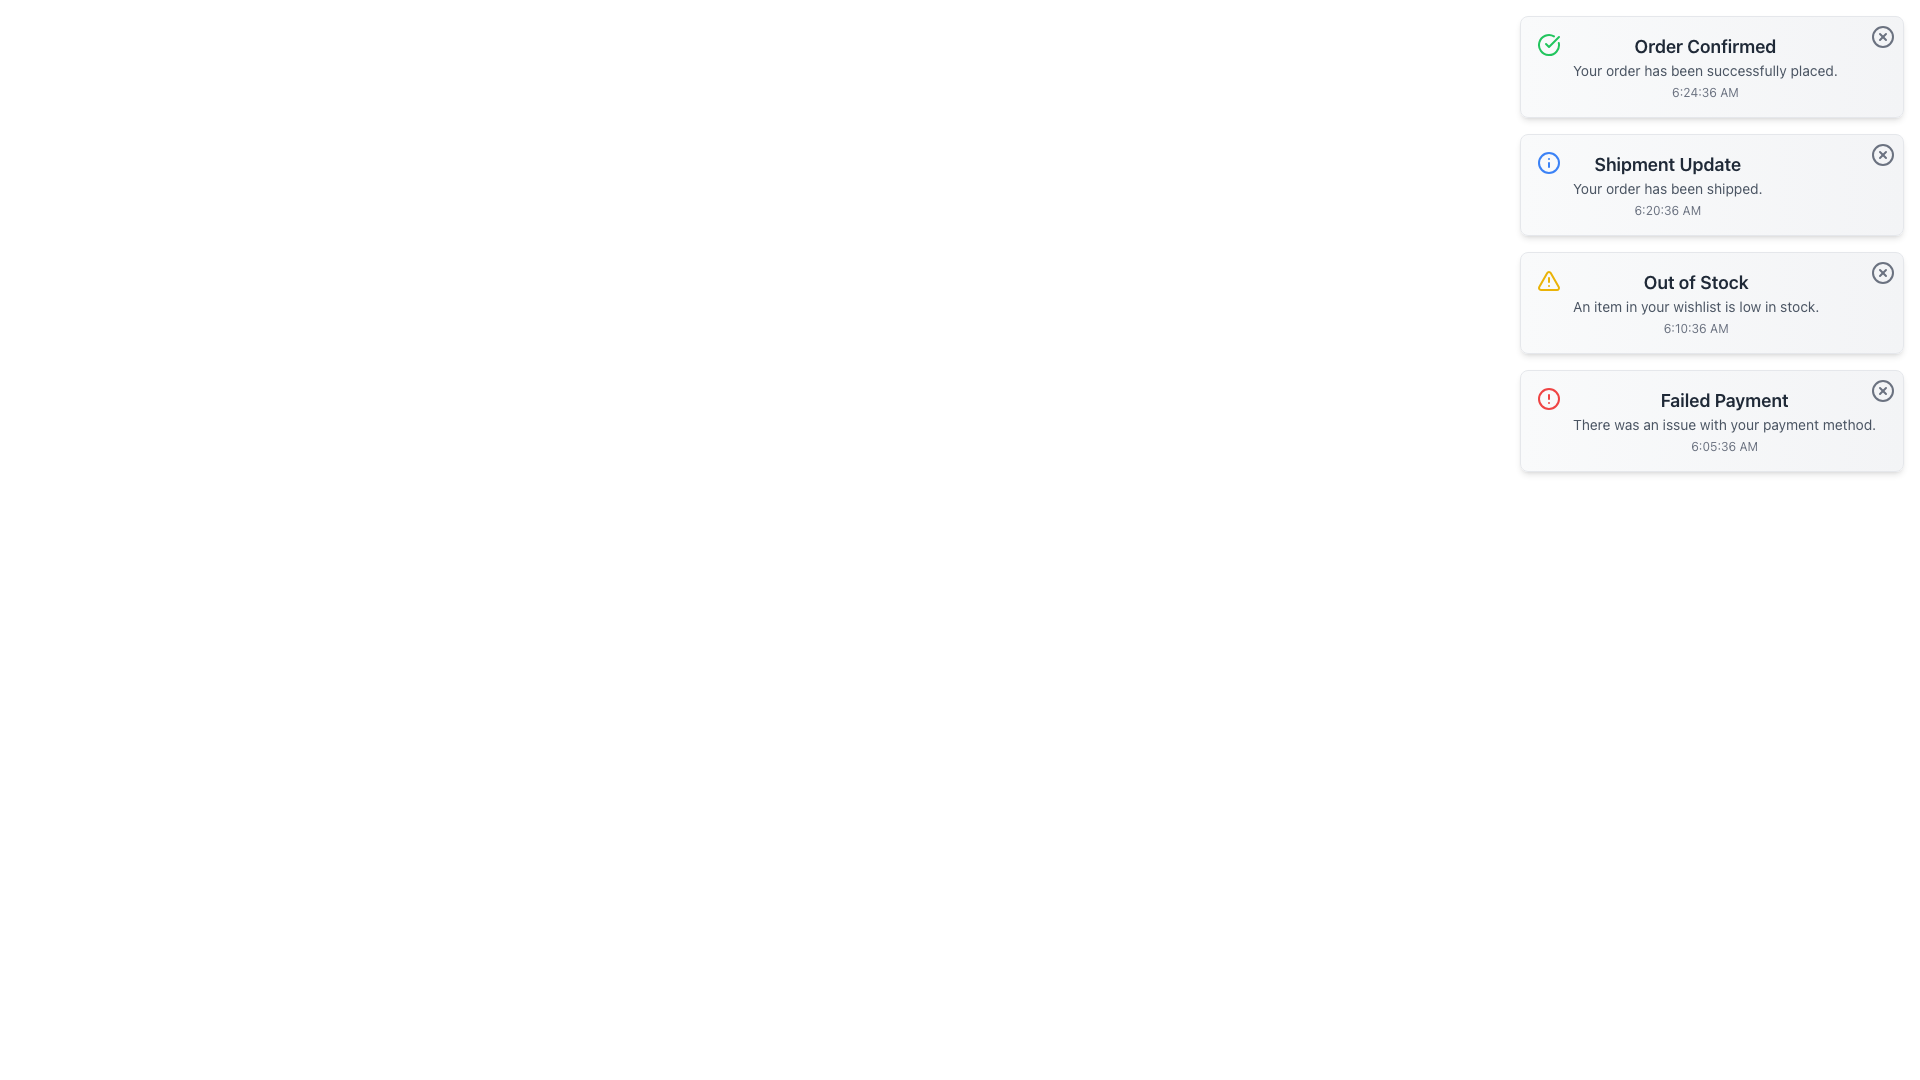 This screenshot has width=1920, height=1080. What do you see at coordinates (1704, 65) in the screenshot?
I see `the 'Order Confirmed' text block in the first notification card, which displays three lines of confirmation details` at bounding box center [1704, 65].